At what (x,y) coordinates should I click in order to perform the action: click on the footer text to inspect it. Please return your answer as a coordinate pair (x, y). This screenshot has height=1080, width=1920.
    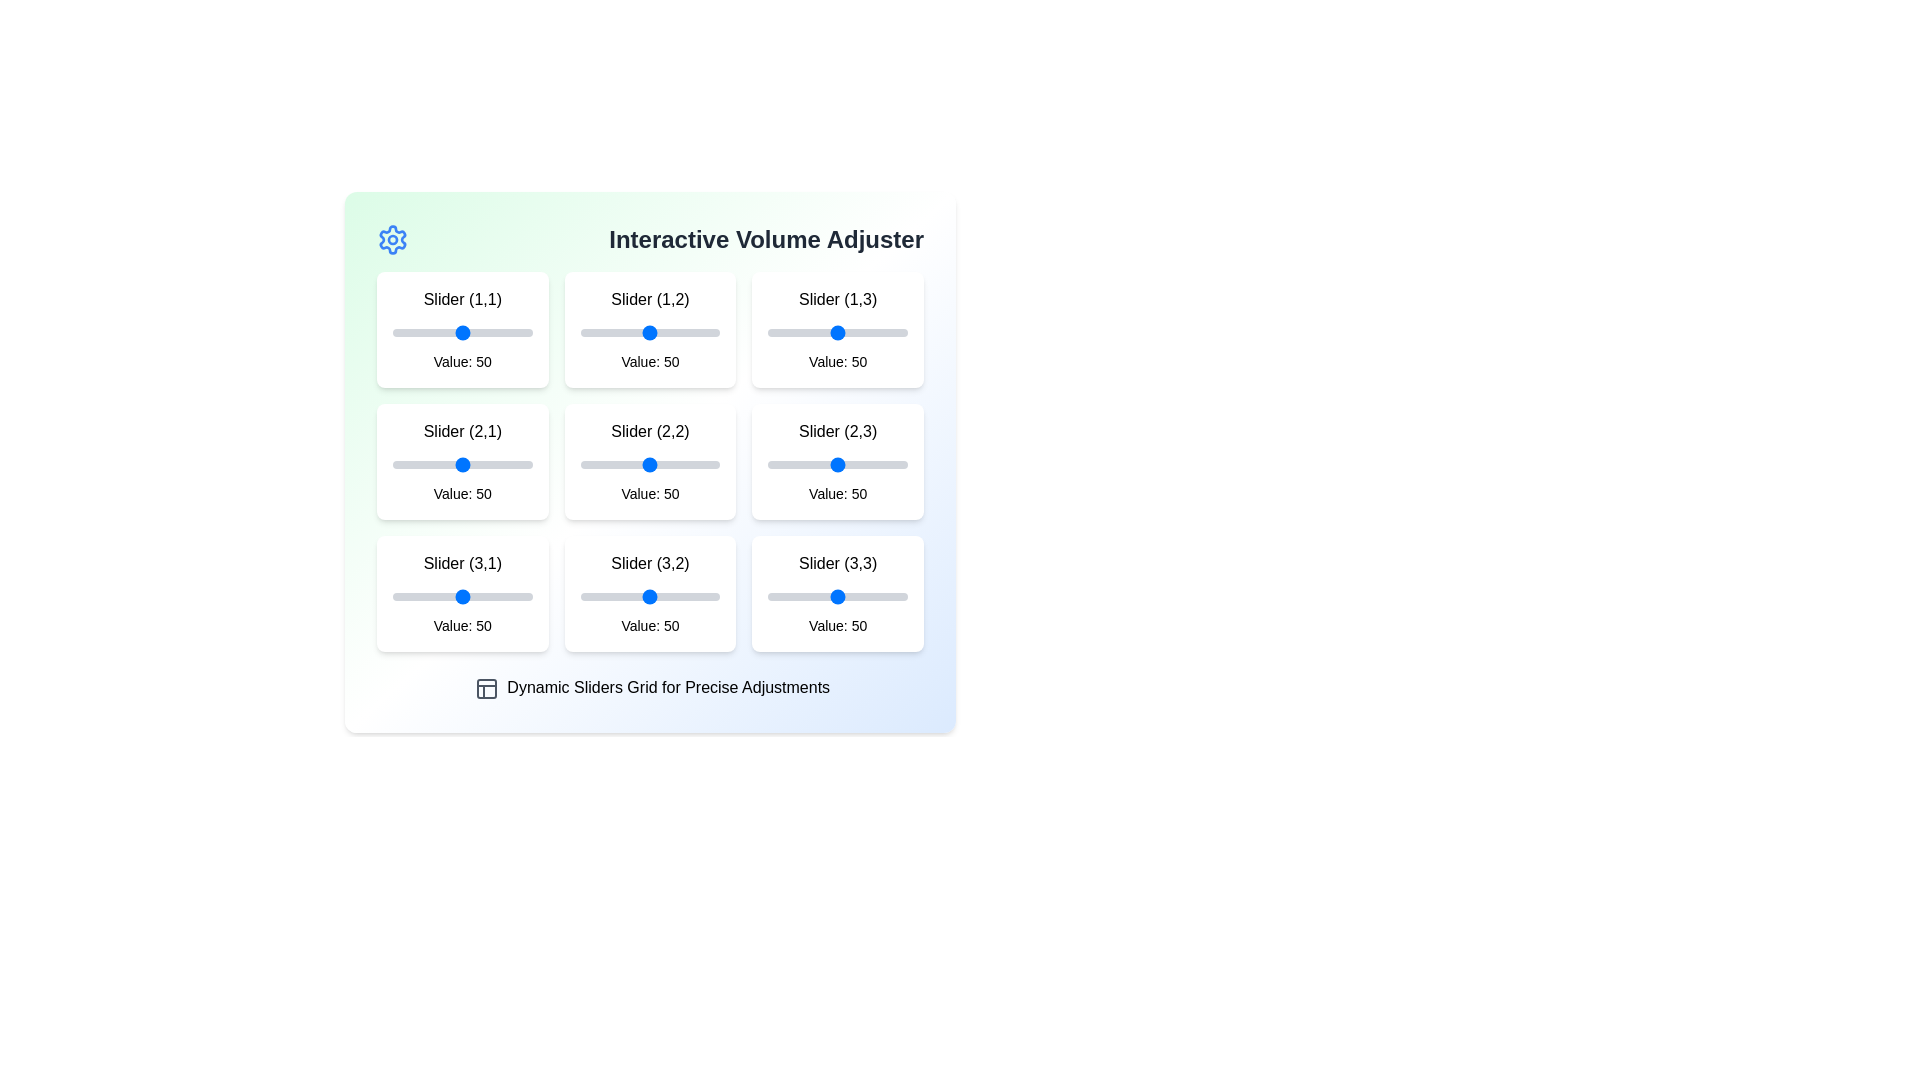
    Looking at the image, I should click on (650, 687).